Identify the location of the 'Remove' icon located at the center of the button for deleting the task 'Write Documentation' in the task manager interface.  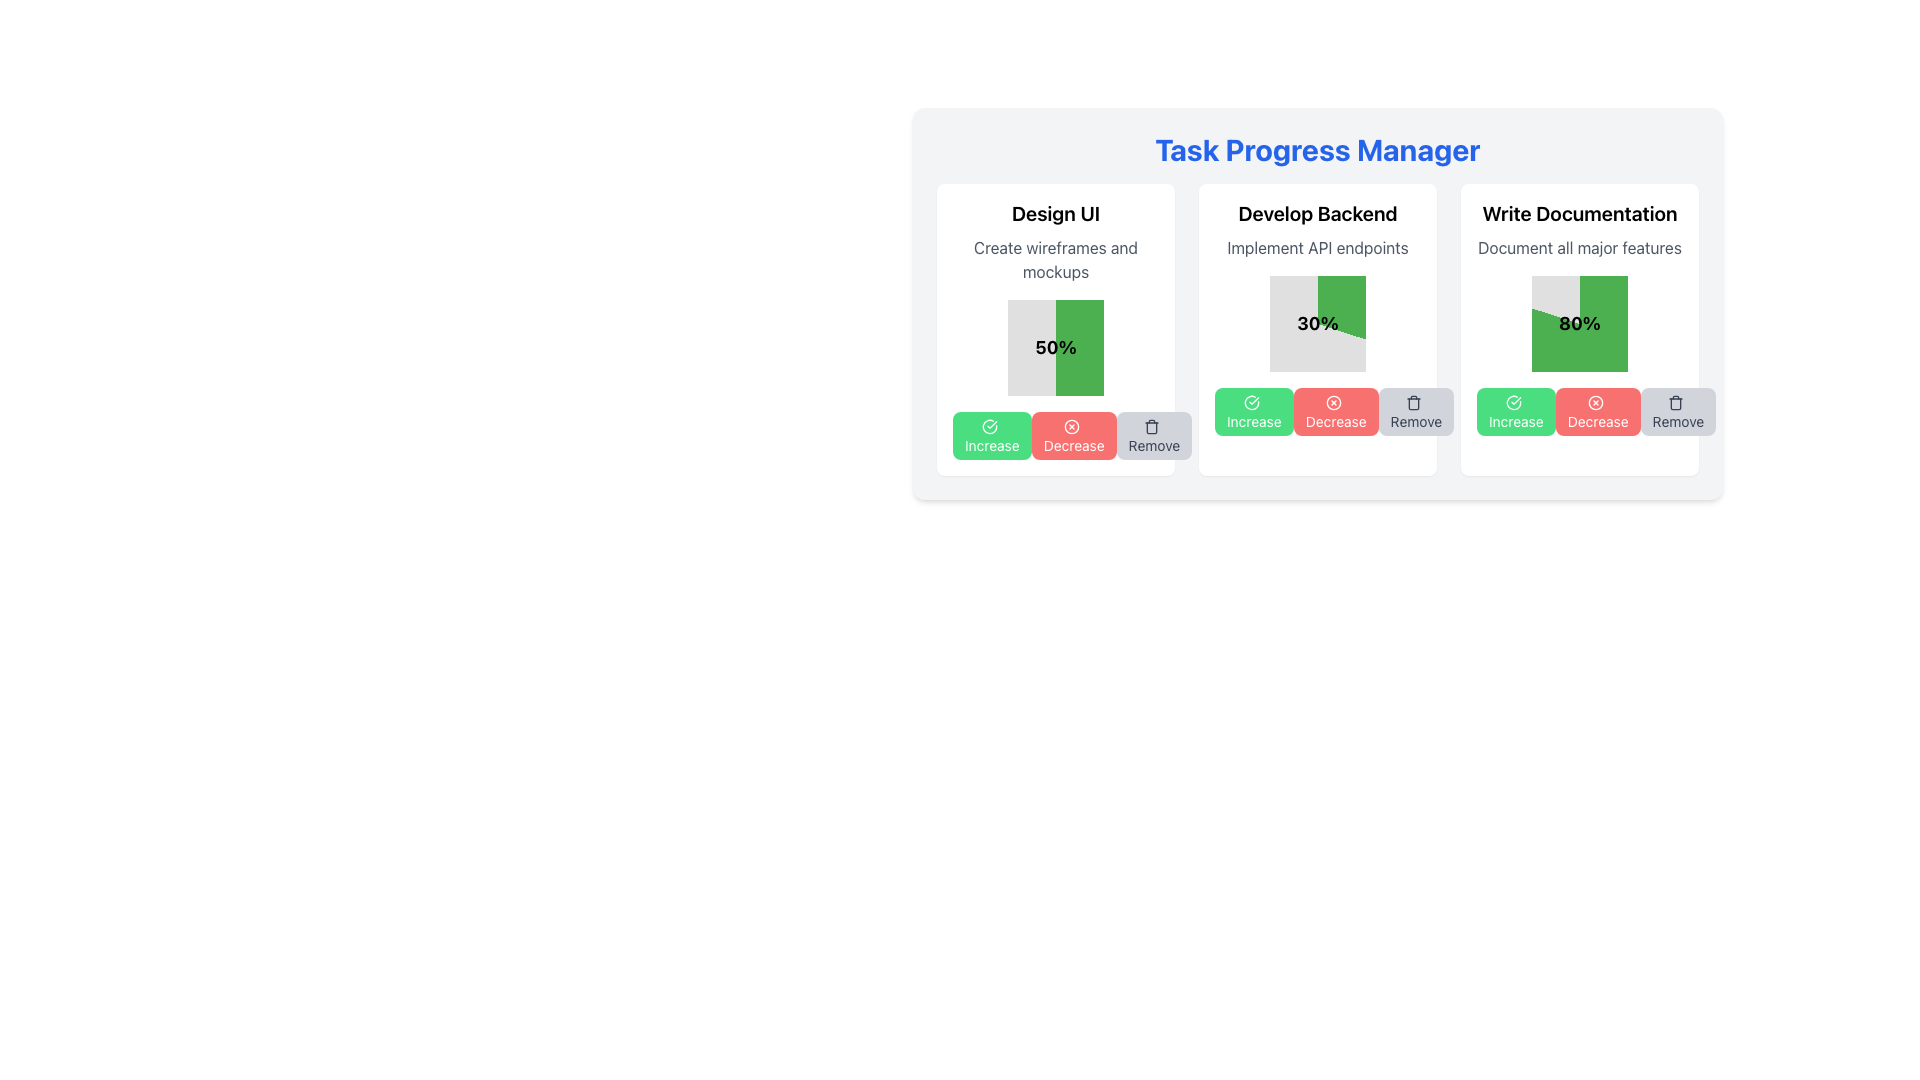
(1676, 403).